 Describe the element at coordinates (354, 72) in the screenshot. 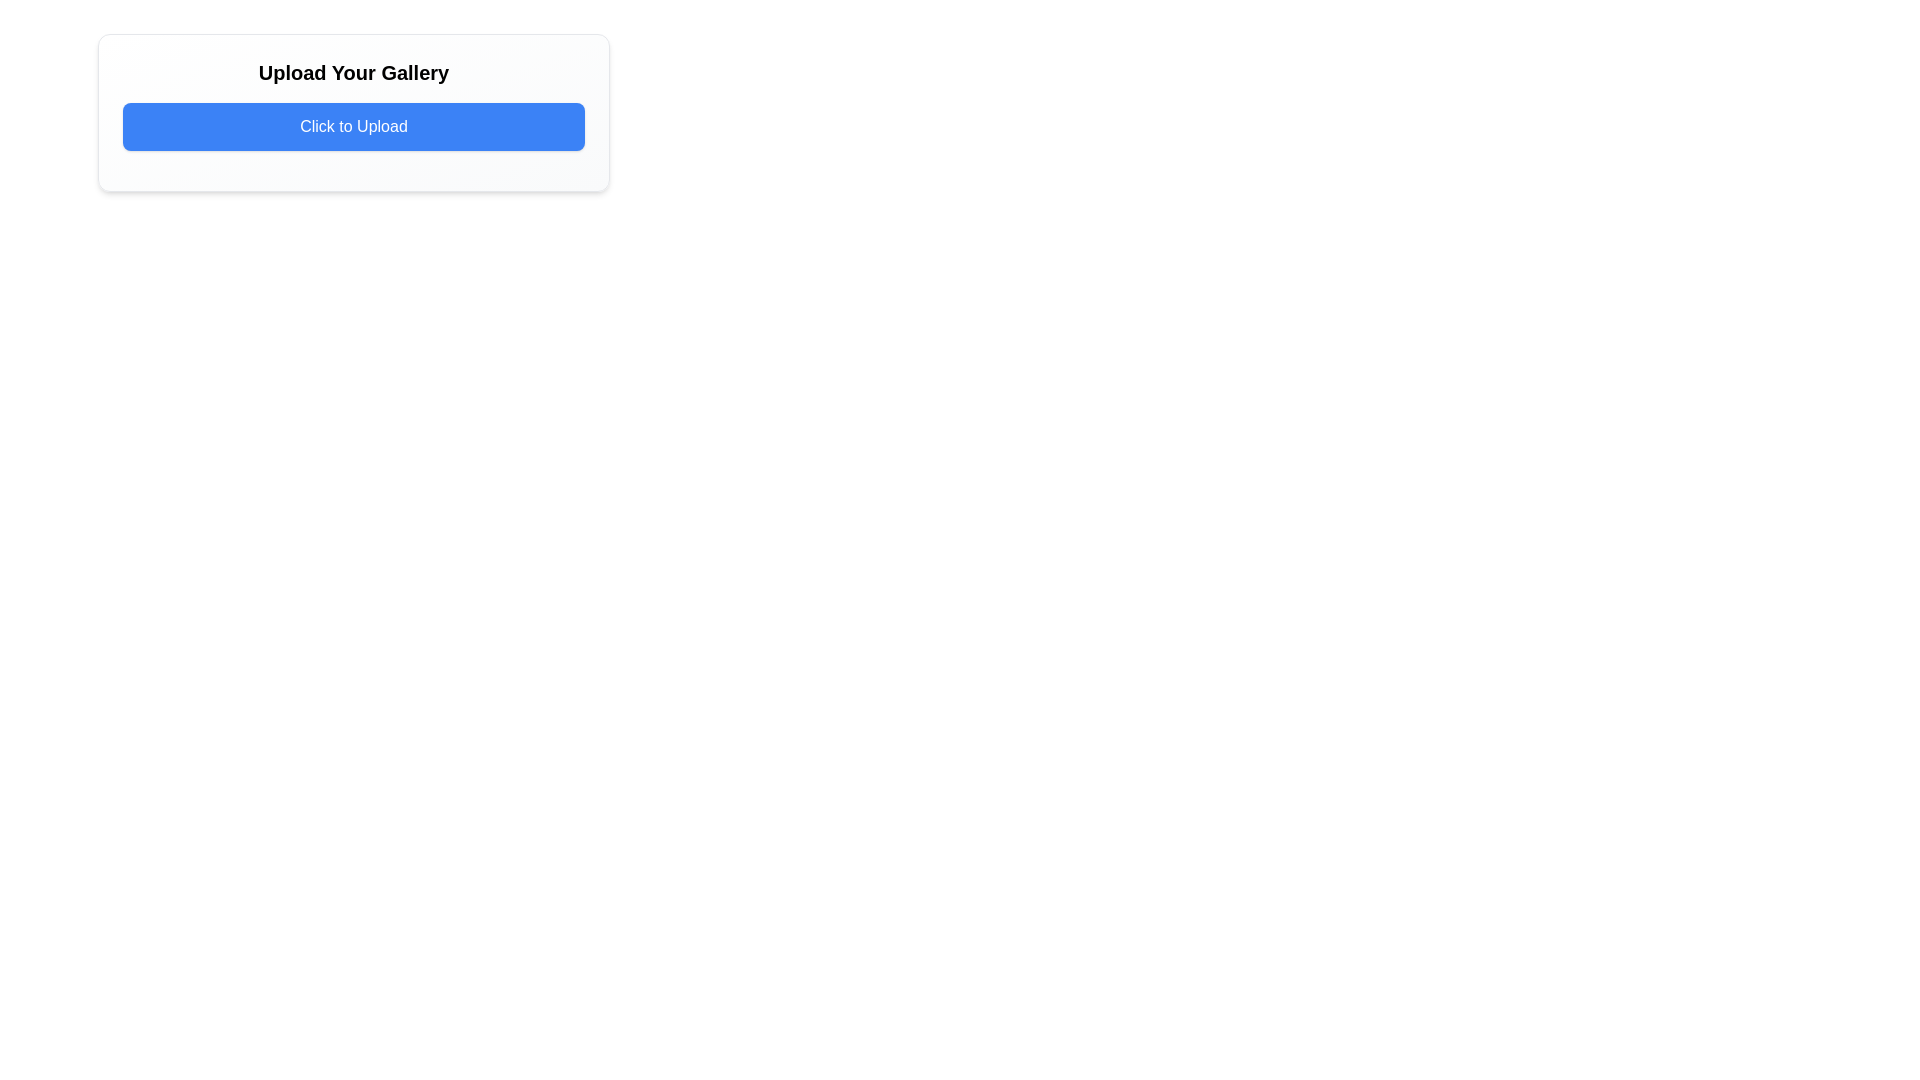

I see `descriptive header text displayed above the 'Click to Upload' button, which informs the user about uploading items to a gallery` at that location.